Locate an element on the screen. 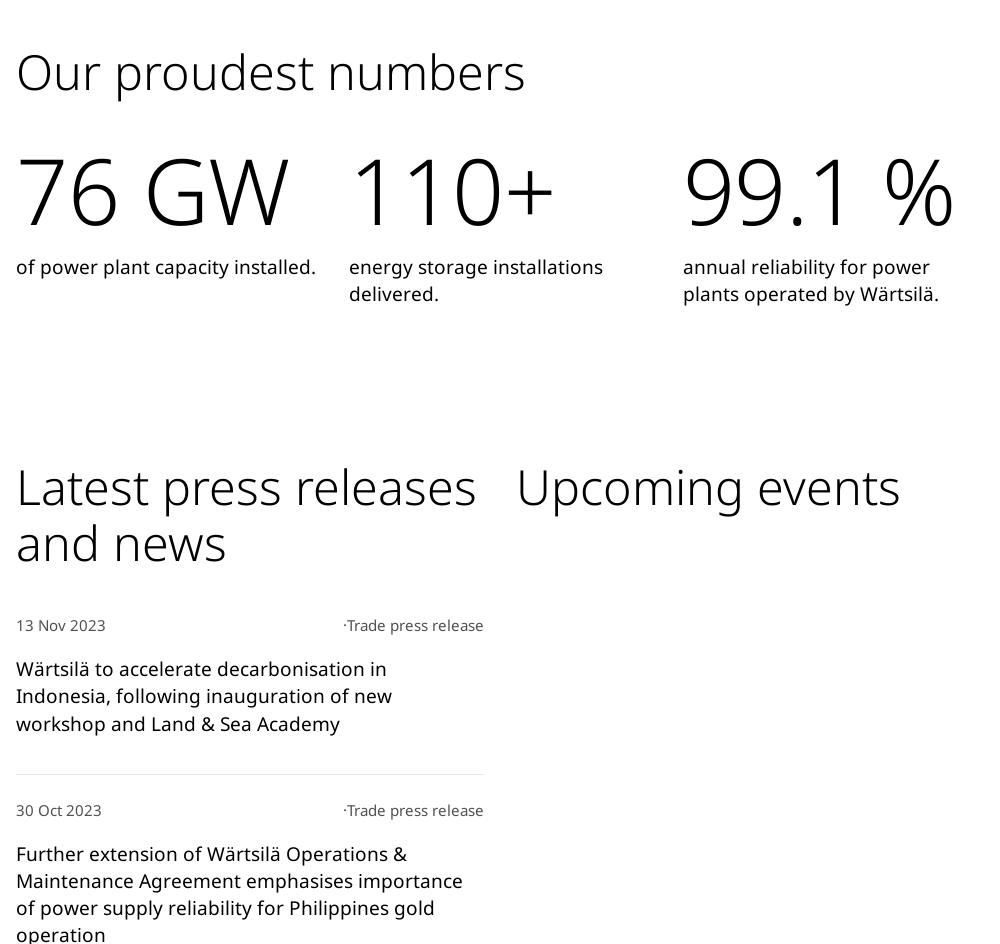  'annual reliability for power plants operated by Wärtsilä.' is located at coordinates (810, 280).